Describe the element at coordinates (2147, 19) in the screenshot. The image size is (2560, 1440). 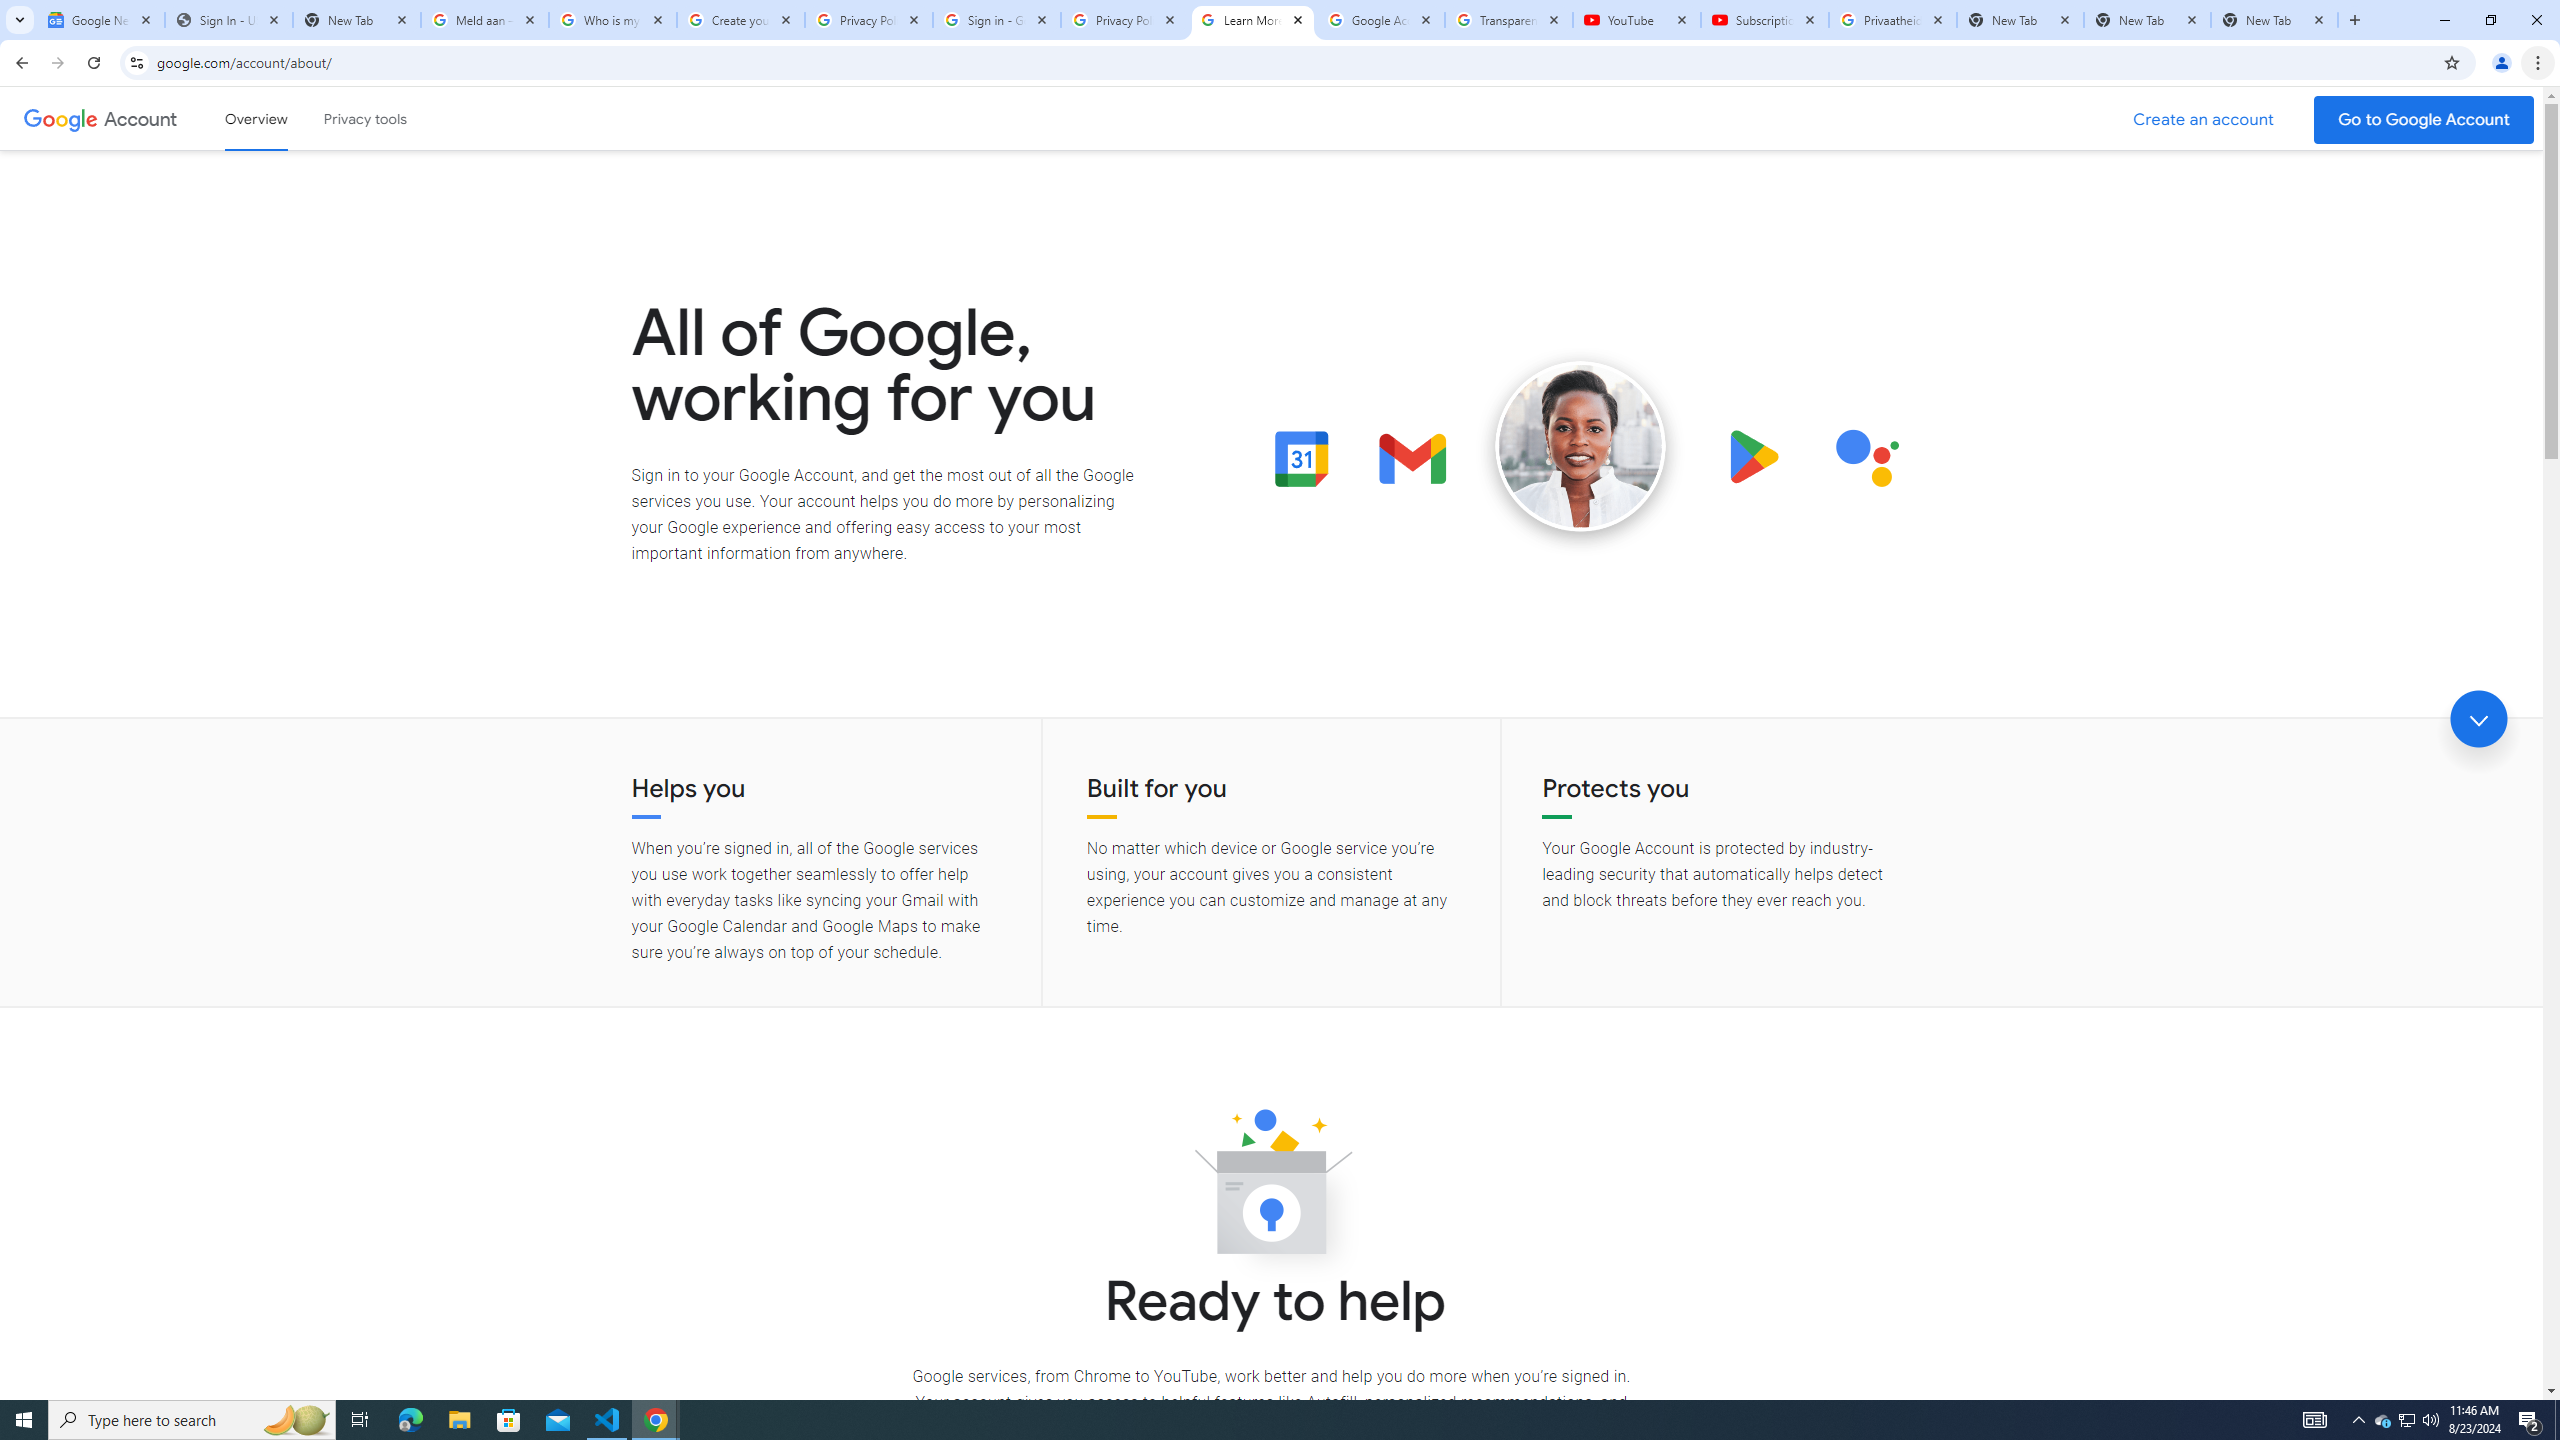
I see `'New Tab'` at that location.